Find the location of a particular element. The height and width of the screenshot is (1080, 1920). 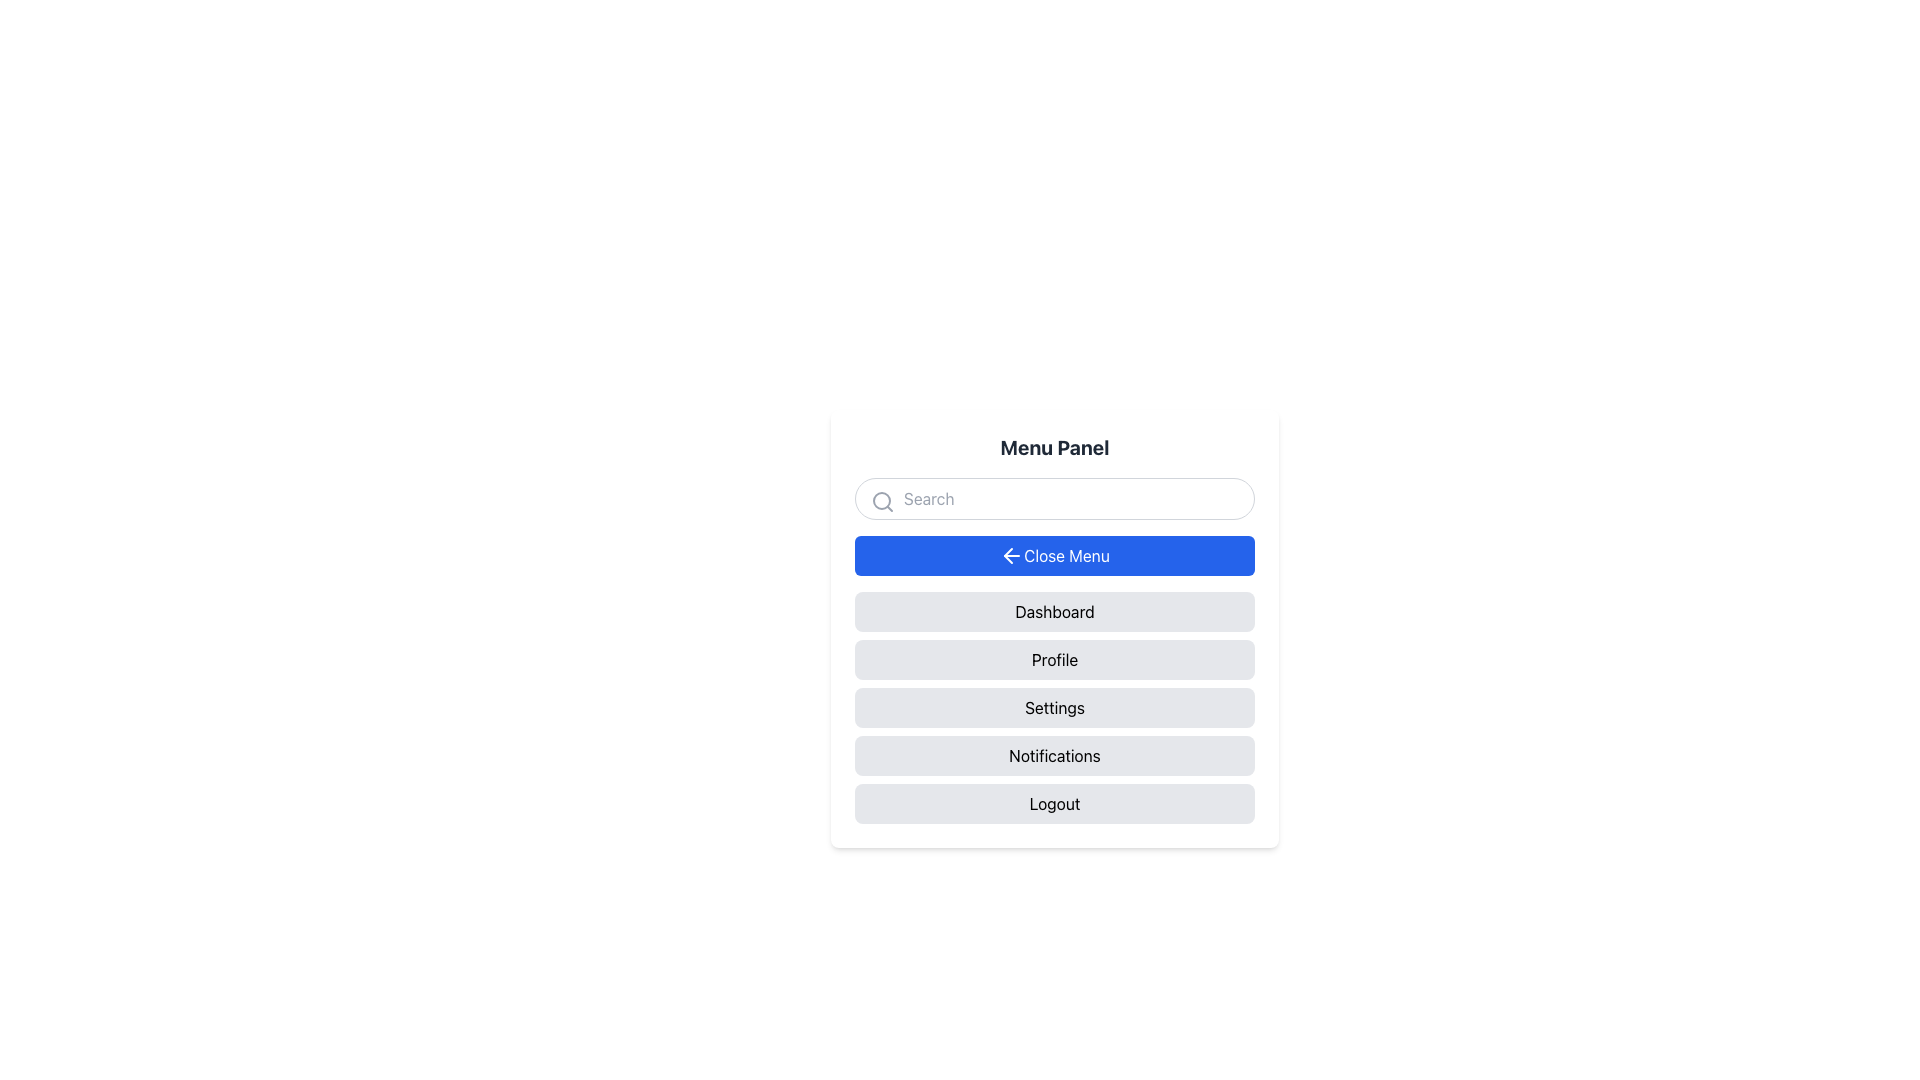

the 'Logout' button, which is the fifth button in a vertical list of buttons, to change its background color is located at coordinates (1054, 802).